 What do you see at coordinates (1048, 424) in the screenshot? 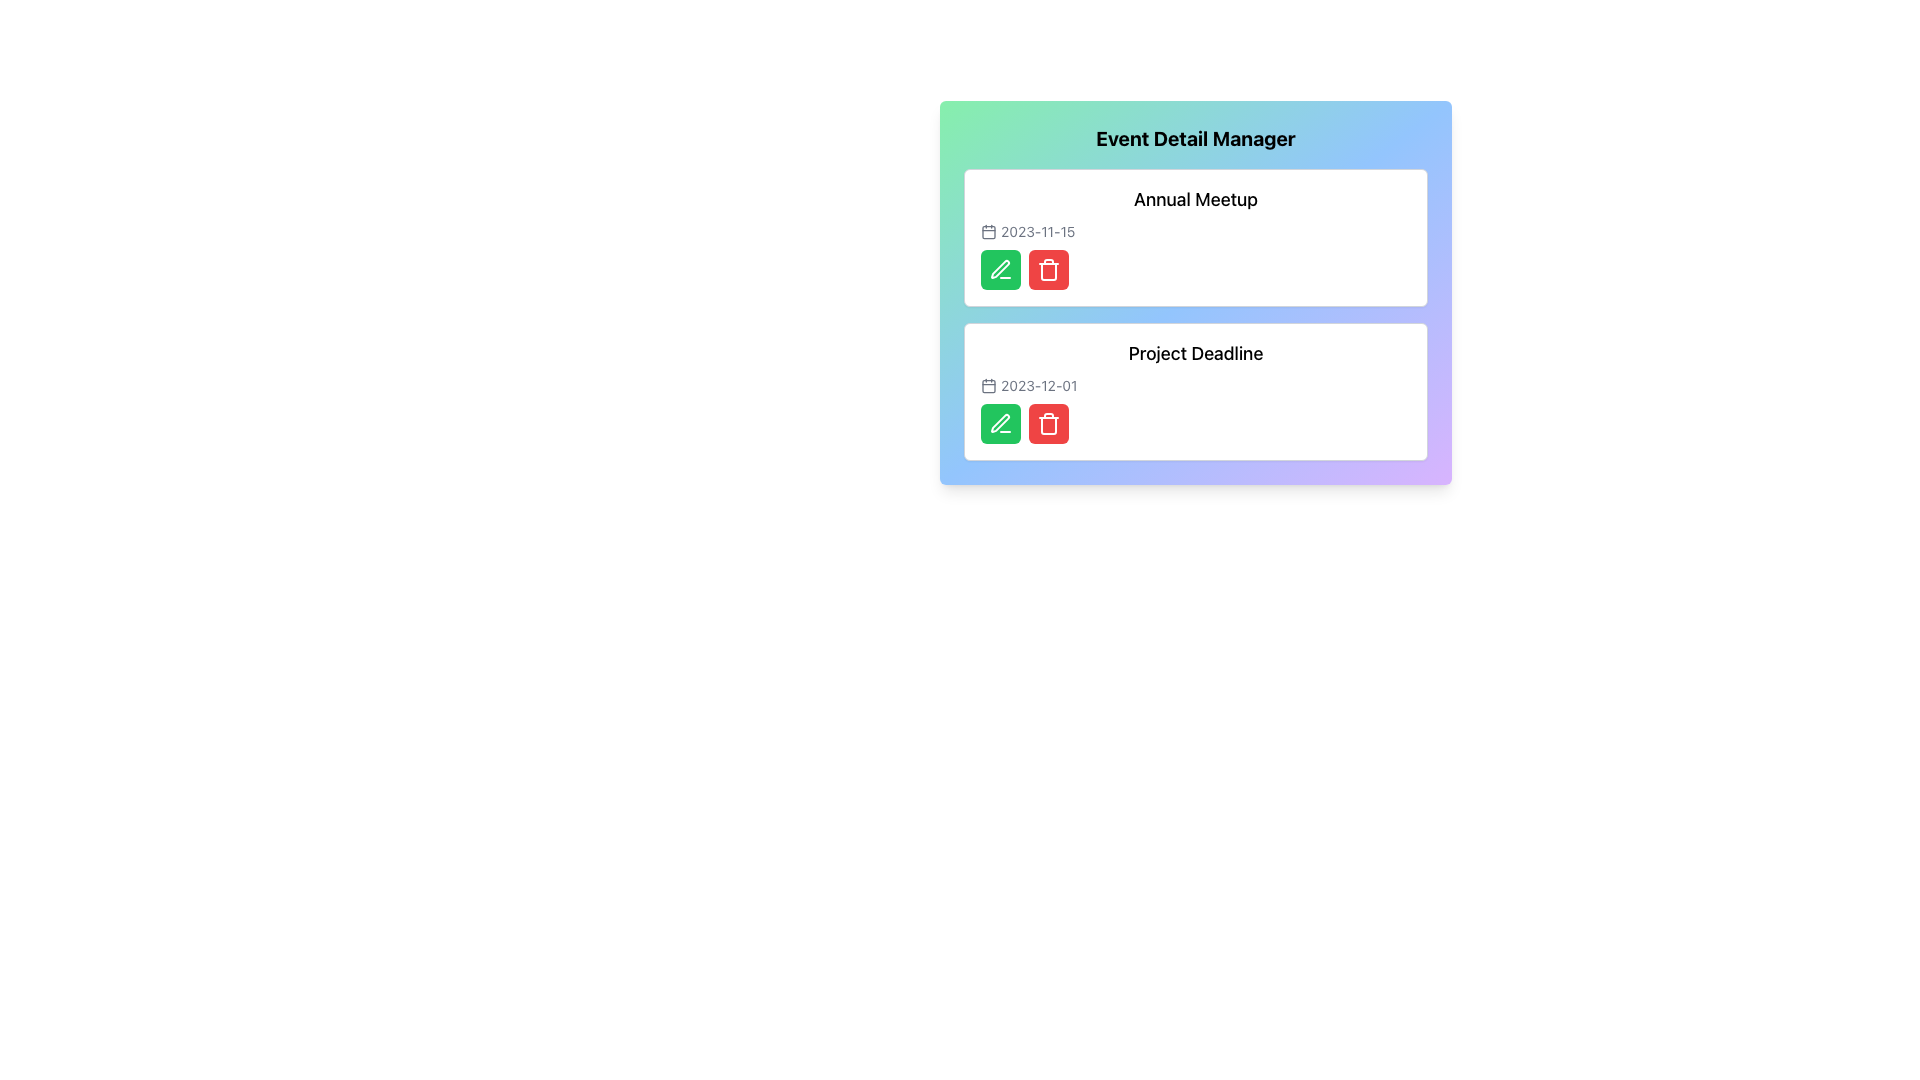
I see `the red trash icon located in the right section of the event card` at bounding box center [1048, 424].